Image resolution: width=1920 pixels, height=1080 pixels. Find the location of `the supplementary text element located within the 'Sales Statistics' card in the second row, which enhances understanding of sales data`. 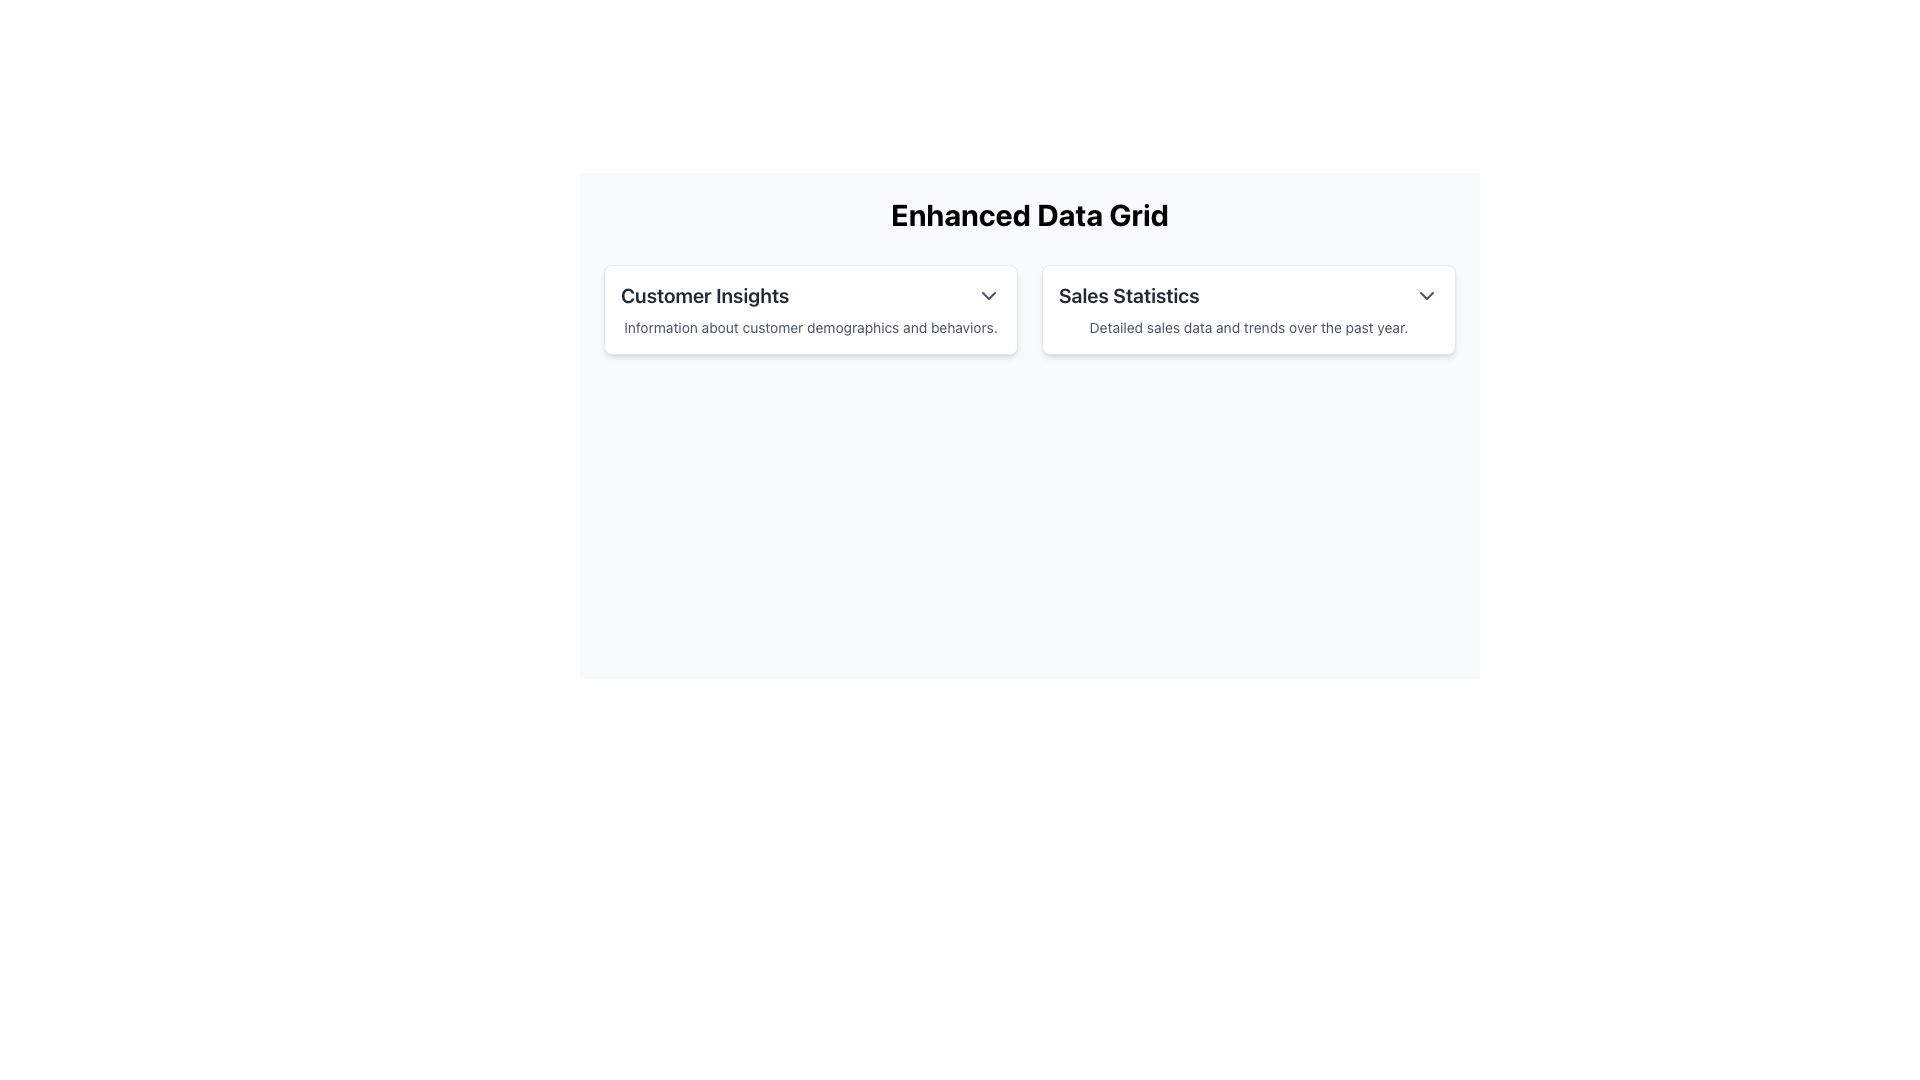

the supplementary text element located within the 'Sales Statistics' card in the second row, which enhances understanding of sales data is located at coordinates (1247, 326).